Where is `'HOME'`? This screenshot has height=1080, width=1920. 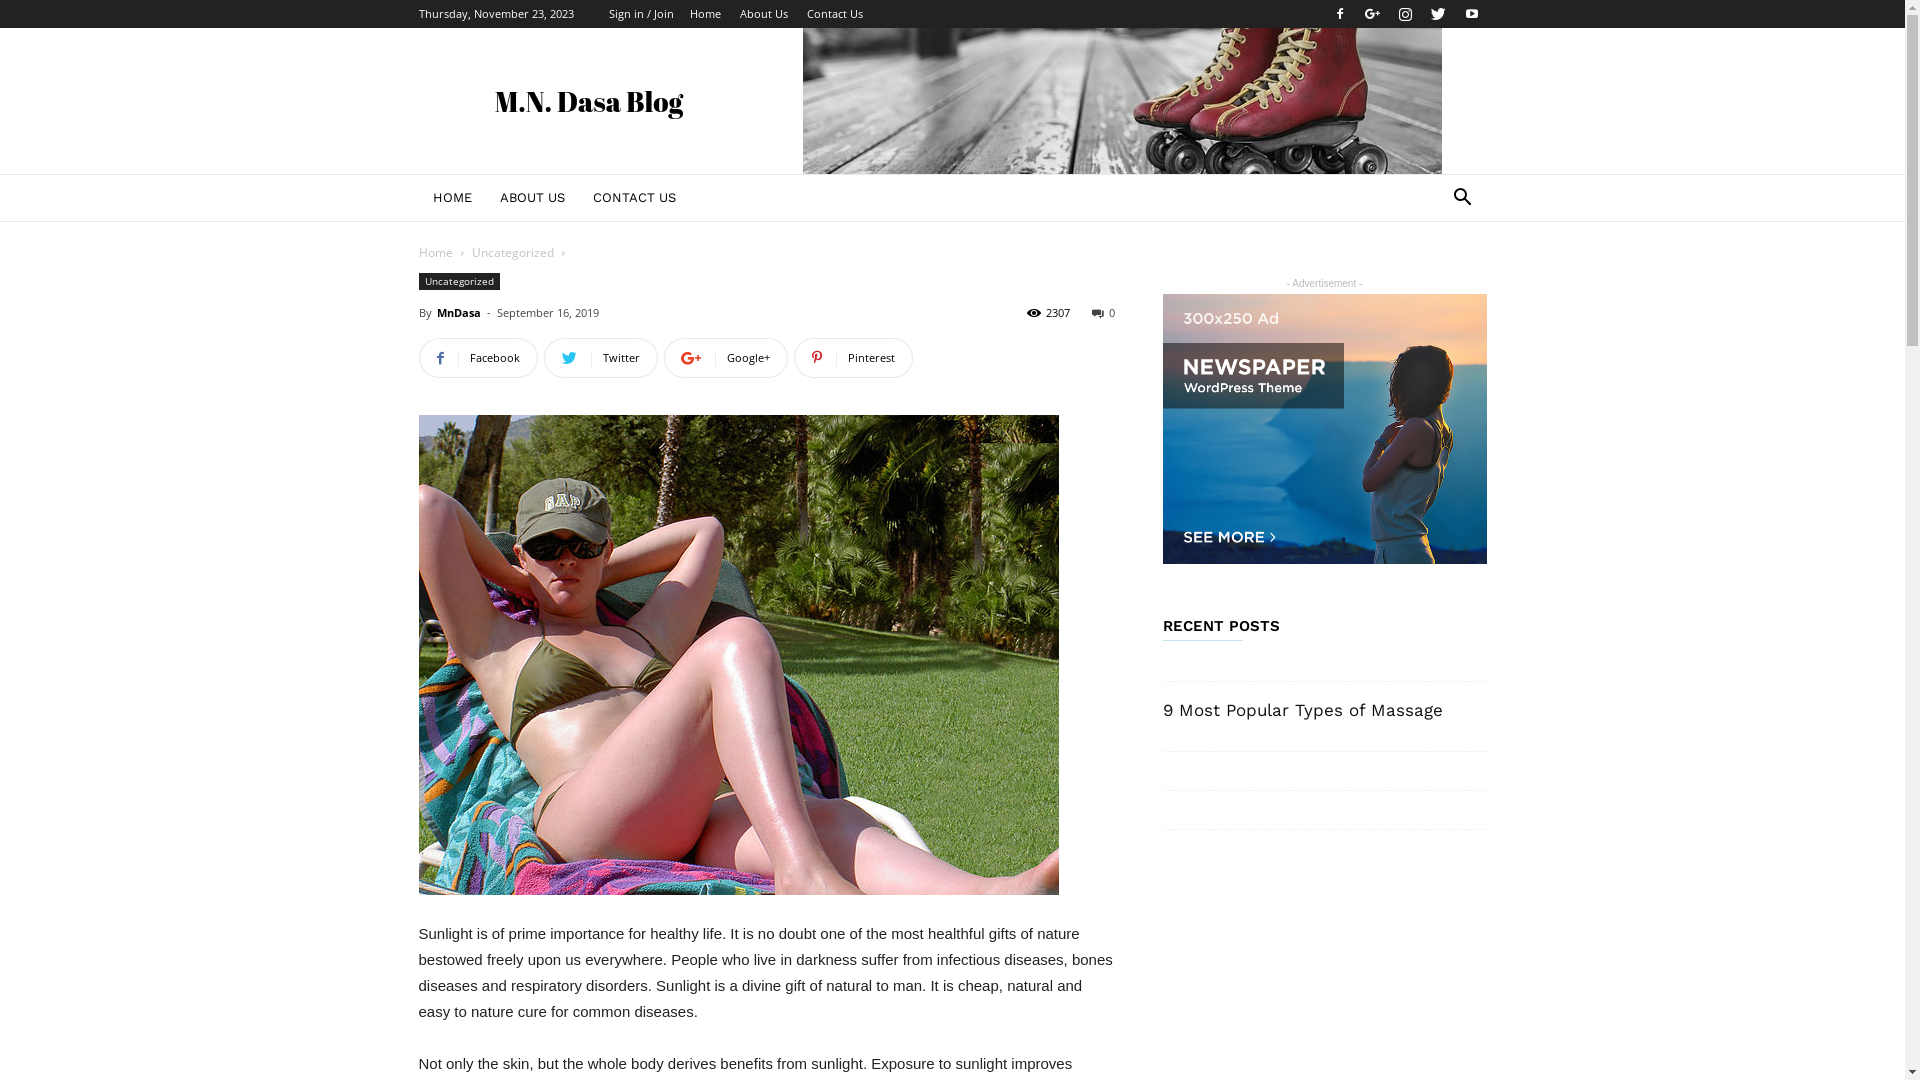
'HOME' is located at coordinates (416, 197).